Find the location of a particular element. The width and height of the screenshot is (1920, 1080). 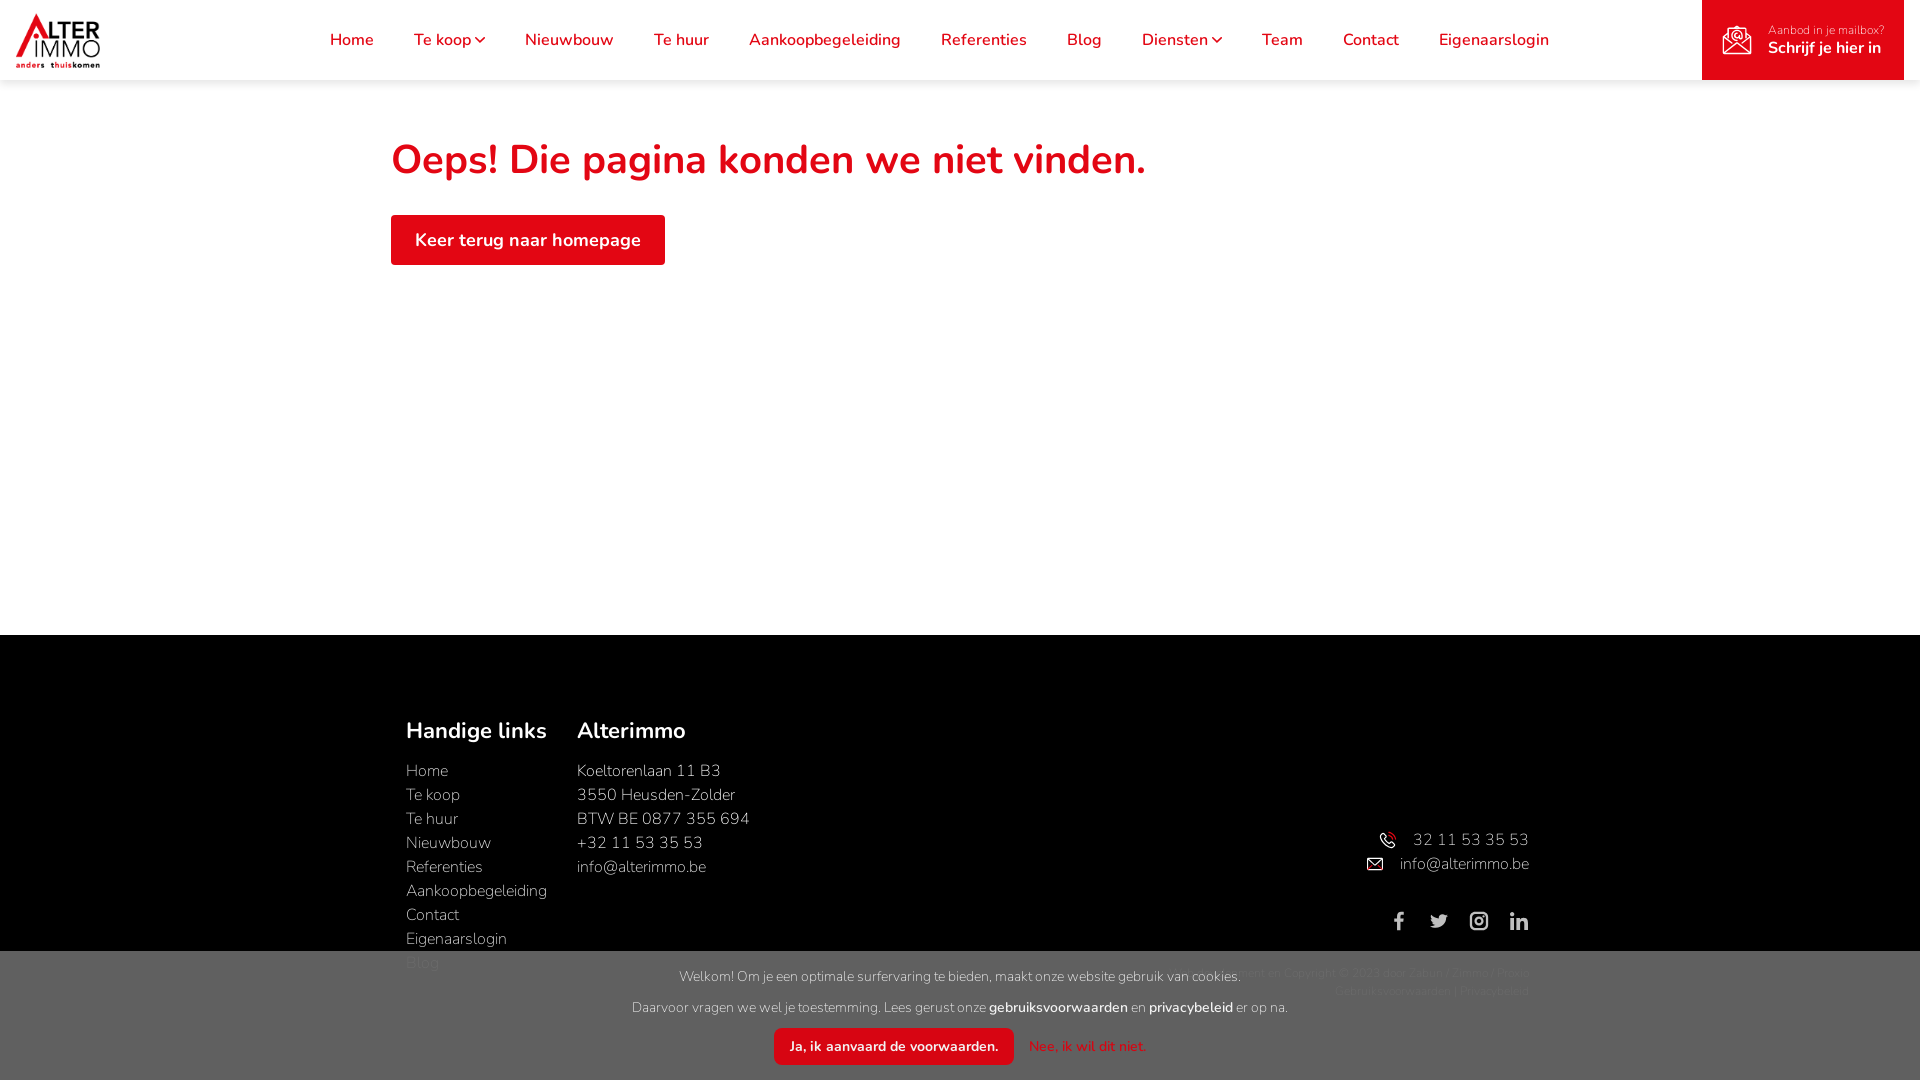

'gebruiksvoorwaarden' is located at coordinates (988, 1007).